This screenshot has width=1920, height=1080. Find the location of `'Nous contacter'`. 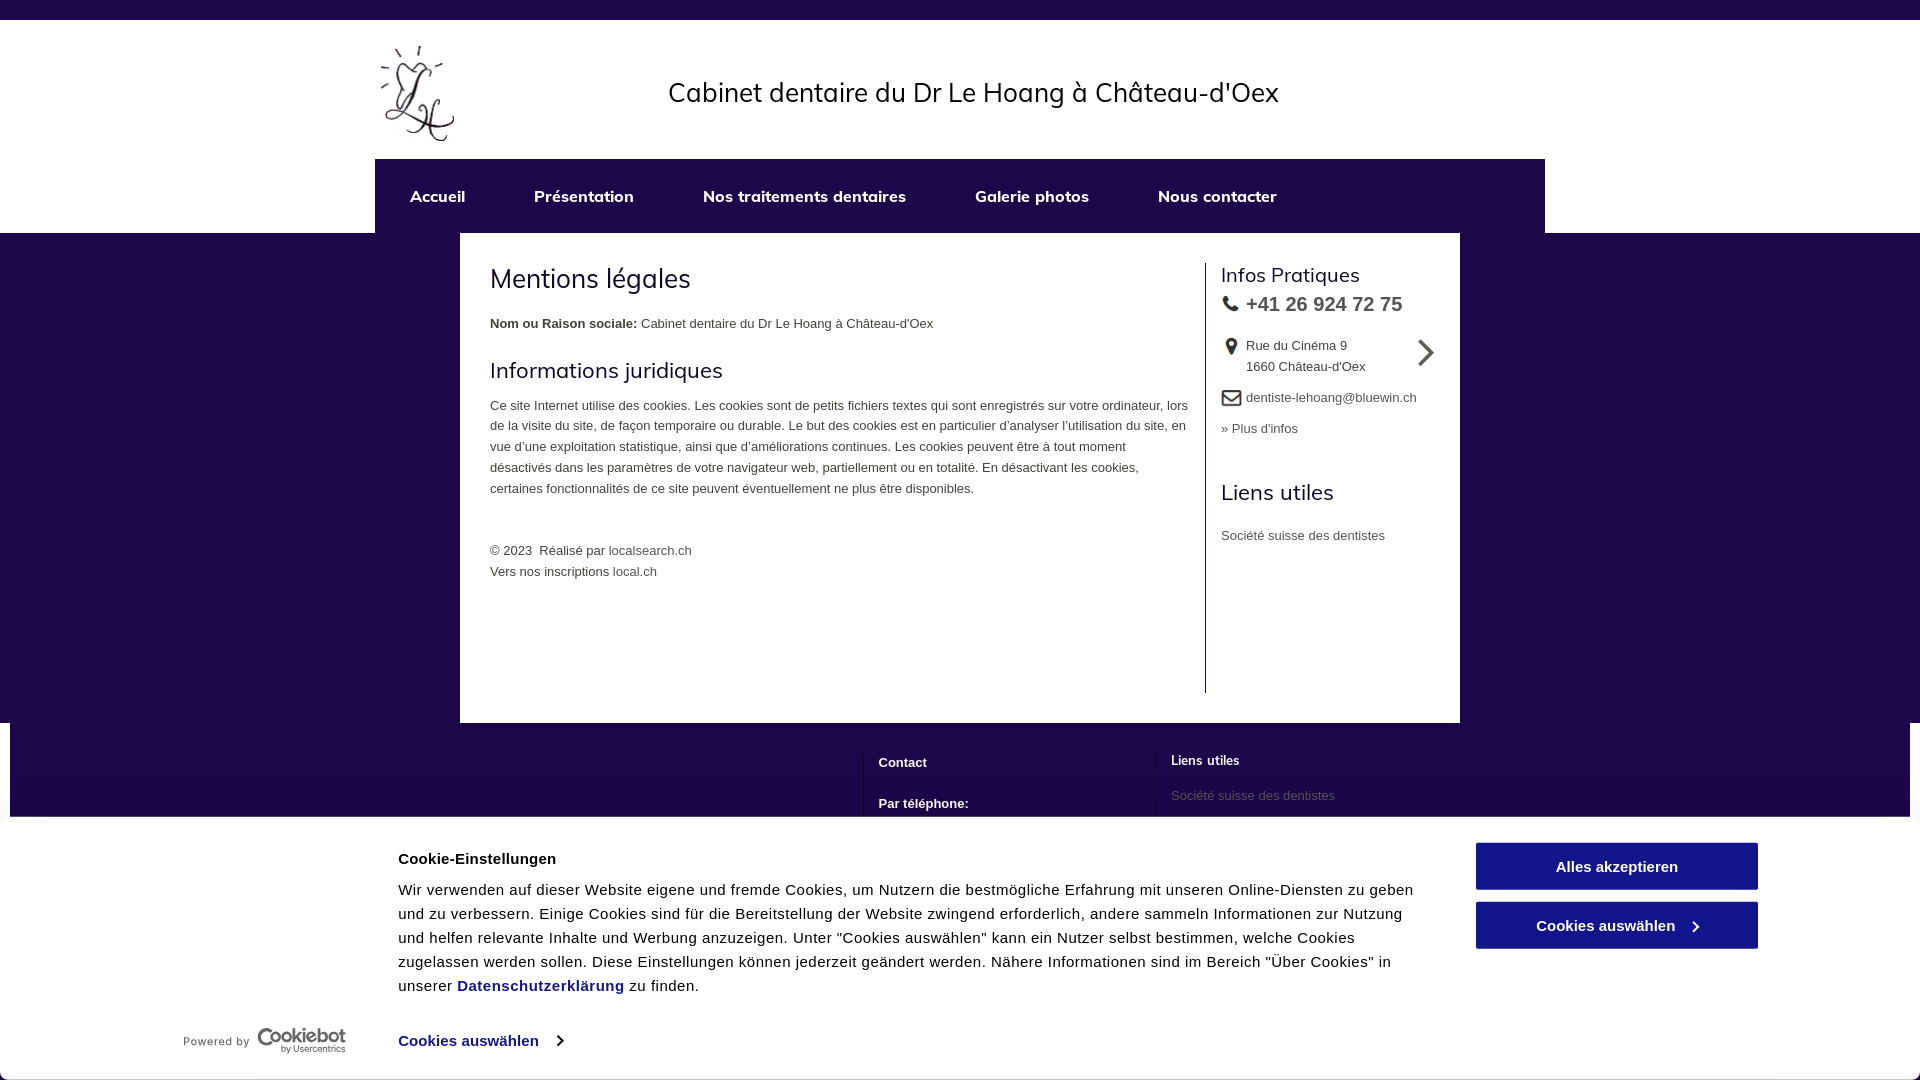

'Nous contacter' is located at coordinates (1216, 196).